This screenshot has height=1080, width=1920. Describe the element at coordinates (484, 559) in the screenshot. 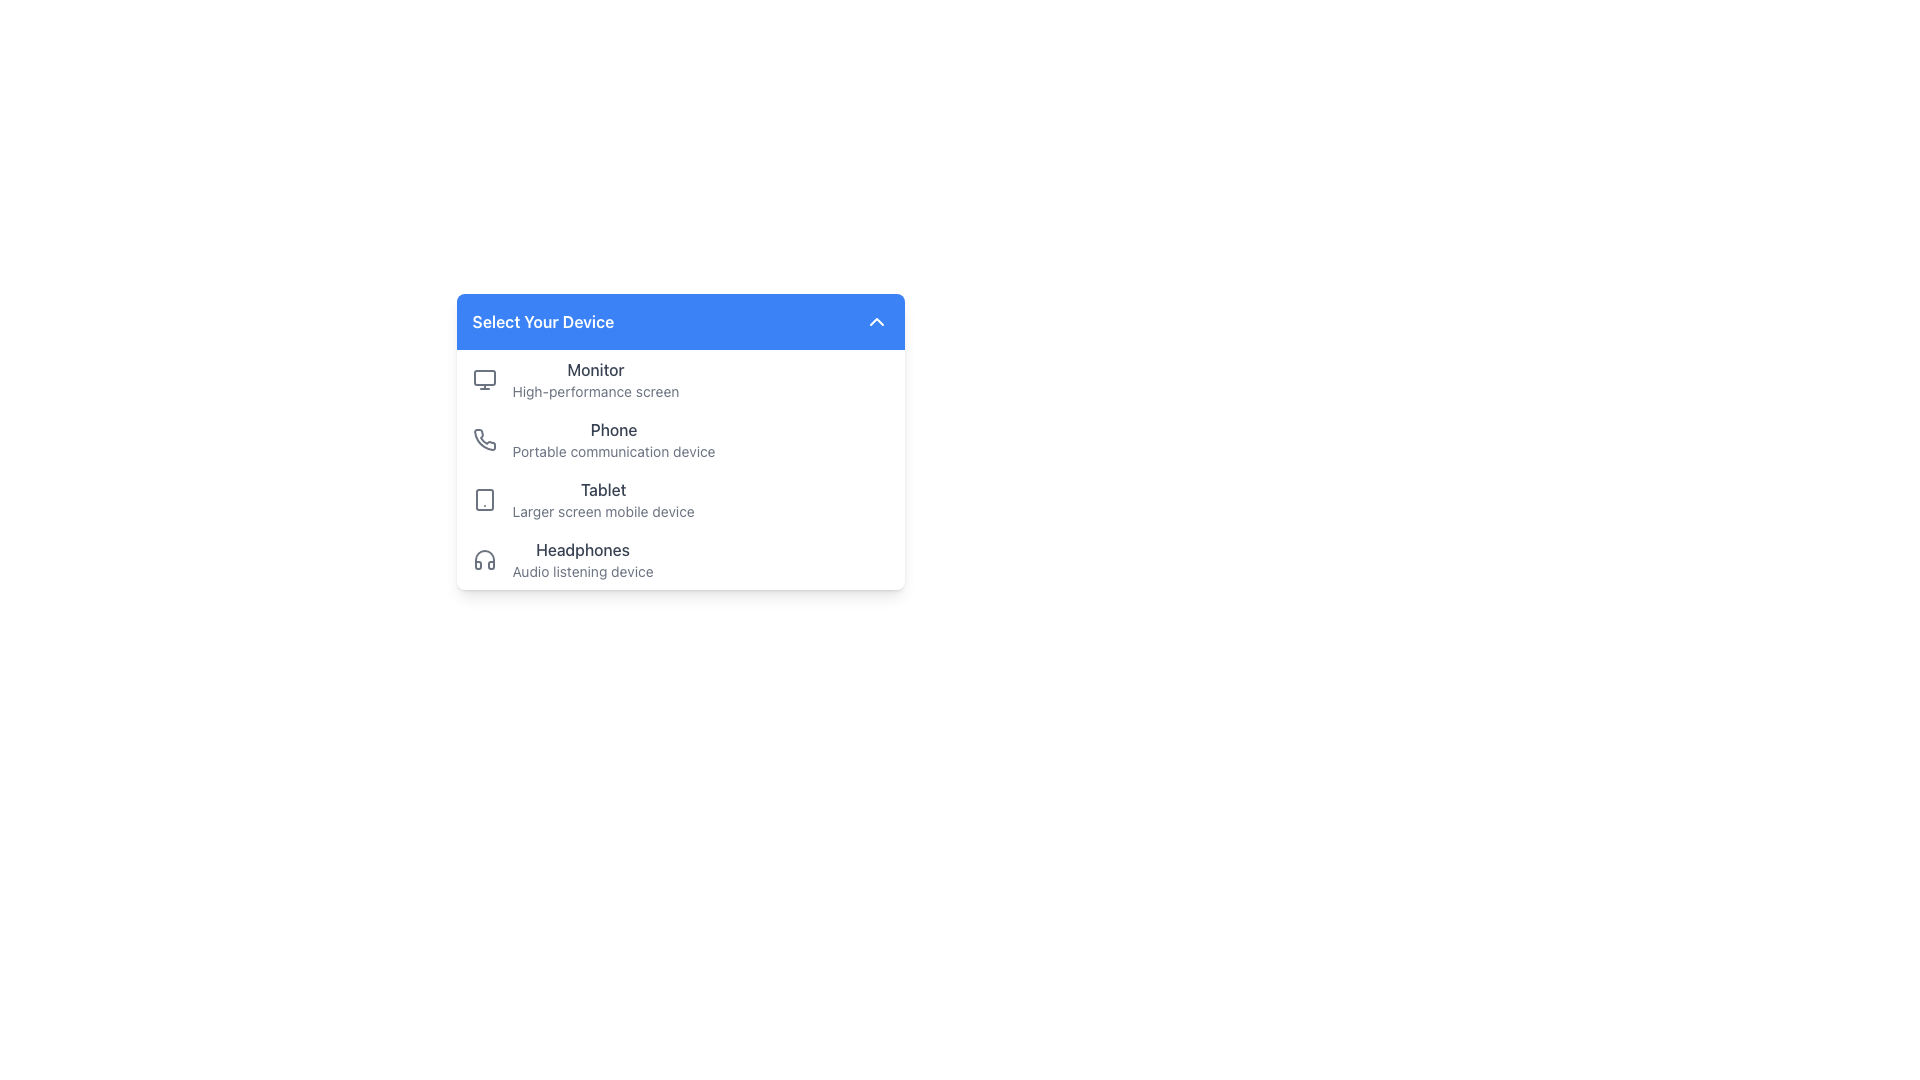

I see `the 'Headphones' icon in the device selection dropdown menu` at that location.